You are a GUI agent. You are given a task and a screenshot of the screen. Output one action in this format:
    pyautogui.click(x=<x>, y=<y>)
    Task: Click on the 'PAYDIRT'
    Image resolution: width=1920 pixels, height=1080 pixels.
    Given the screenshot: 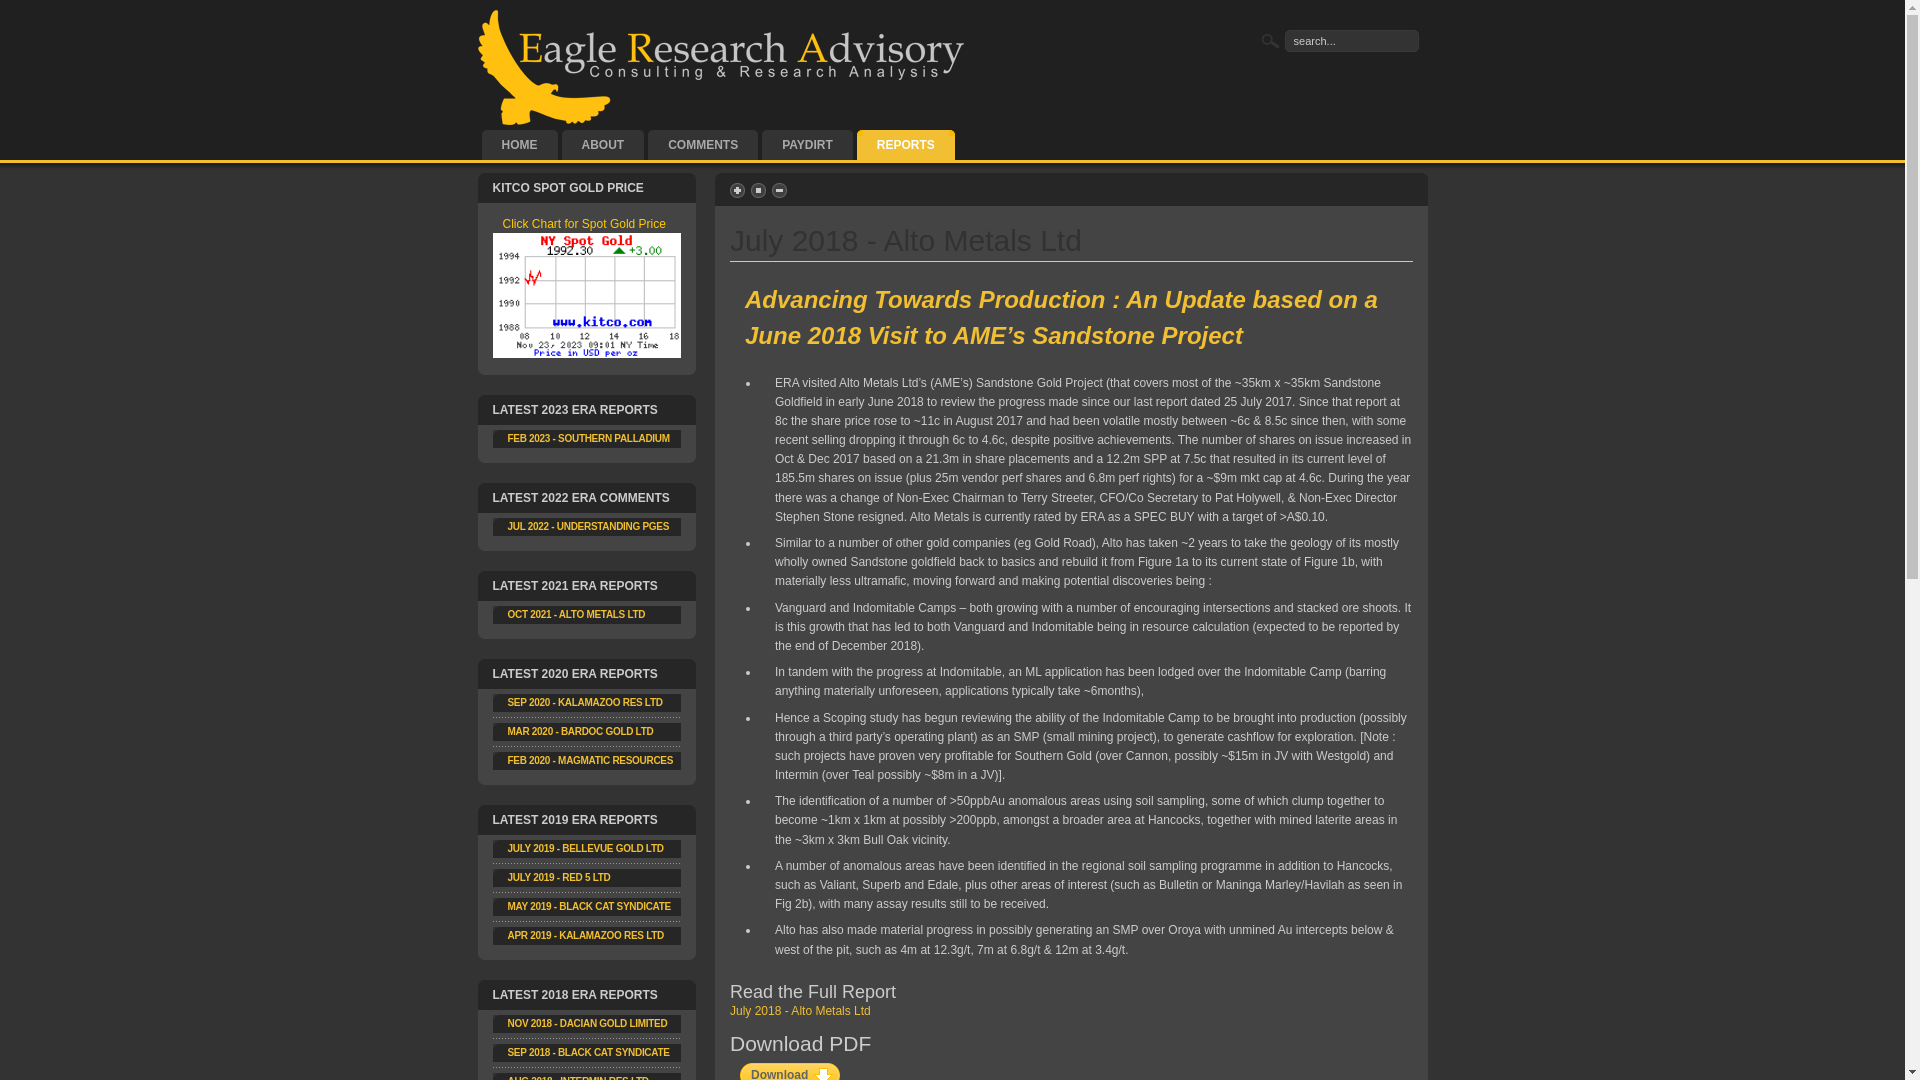 What is the action you would take?
    pyautogui.click(x=807, y=144)
    